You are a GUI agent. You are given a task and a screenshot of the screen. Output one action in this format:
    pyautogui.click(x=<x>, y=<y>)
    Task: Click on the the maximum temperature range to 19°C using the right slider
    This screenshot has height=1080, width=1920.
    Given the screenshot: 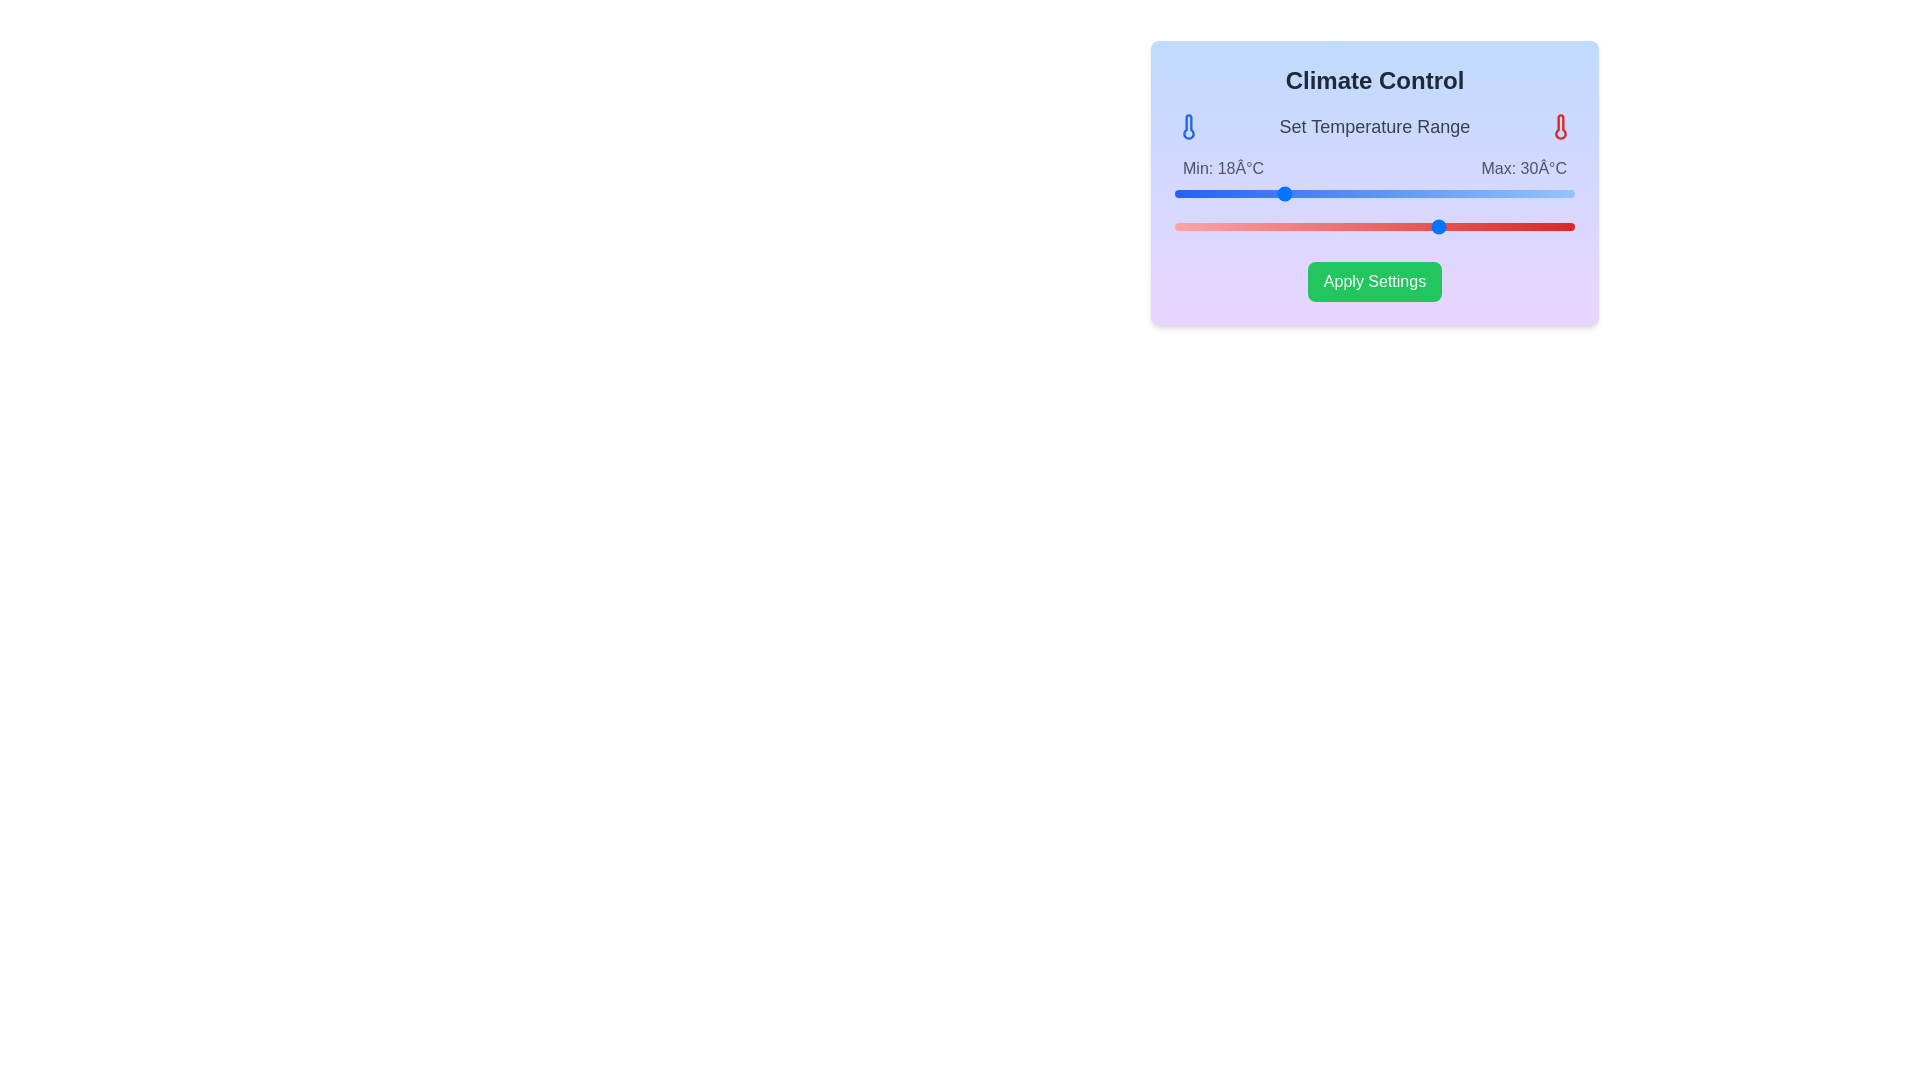 What is the action you would take?
    pyautogui.click(x=1295, y=226)
    